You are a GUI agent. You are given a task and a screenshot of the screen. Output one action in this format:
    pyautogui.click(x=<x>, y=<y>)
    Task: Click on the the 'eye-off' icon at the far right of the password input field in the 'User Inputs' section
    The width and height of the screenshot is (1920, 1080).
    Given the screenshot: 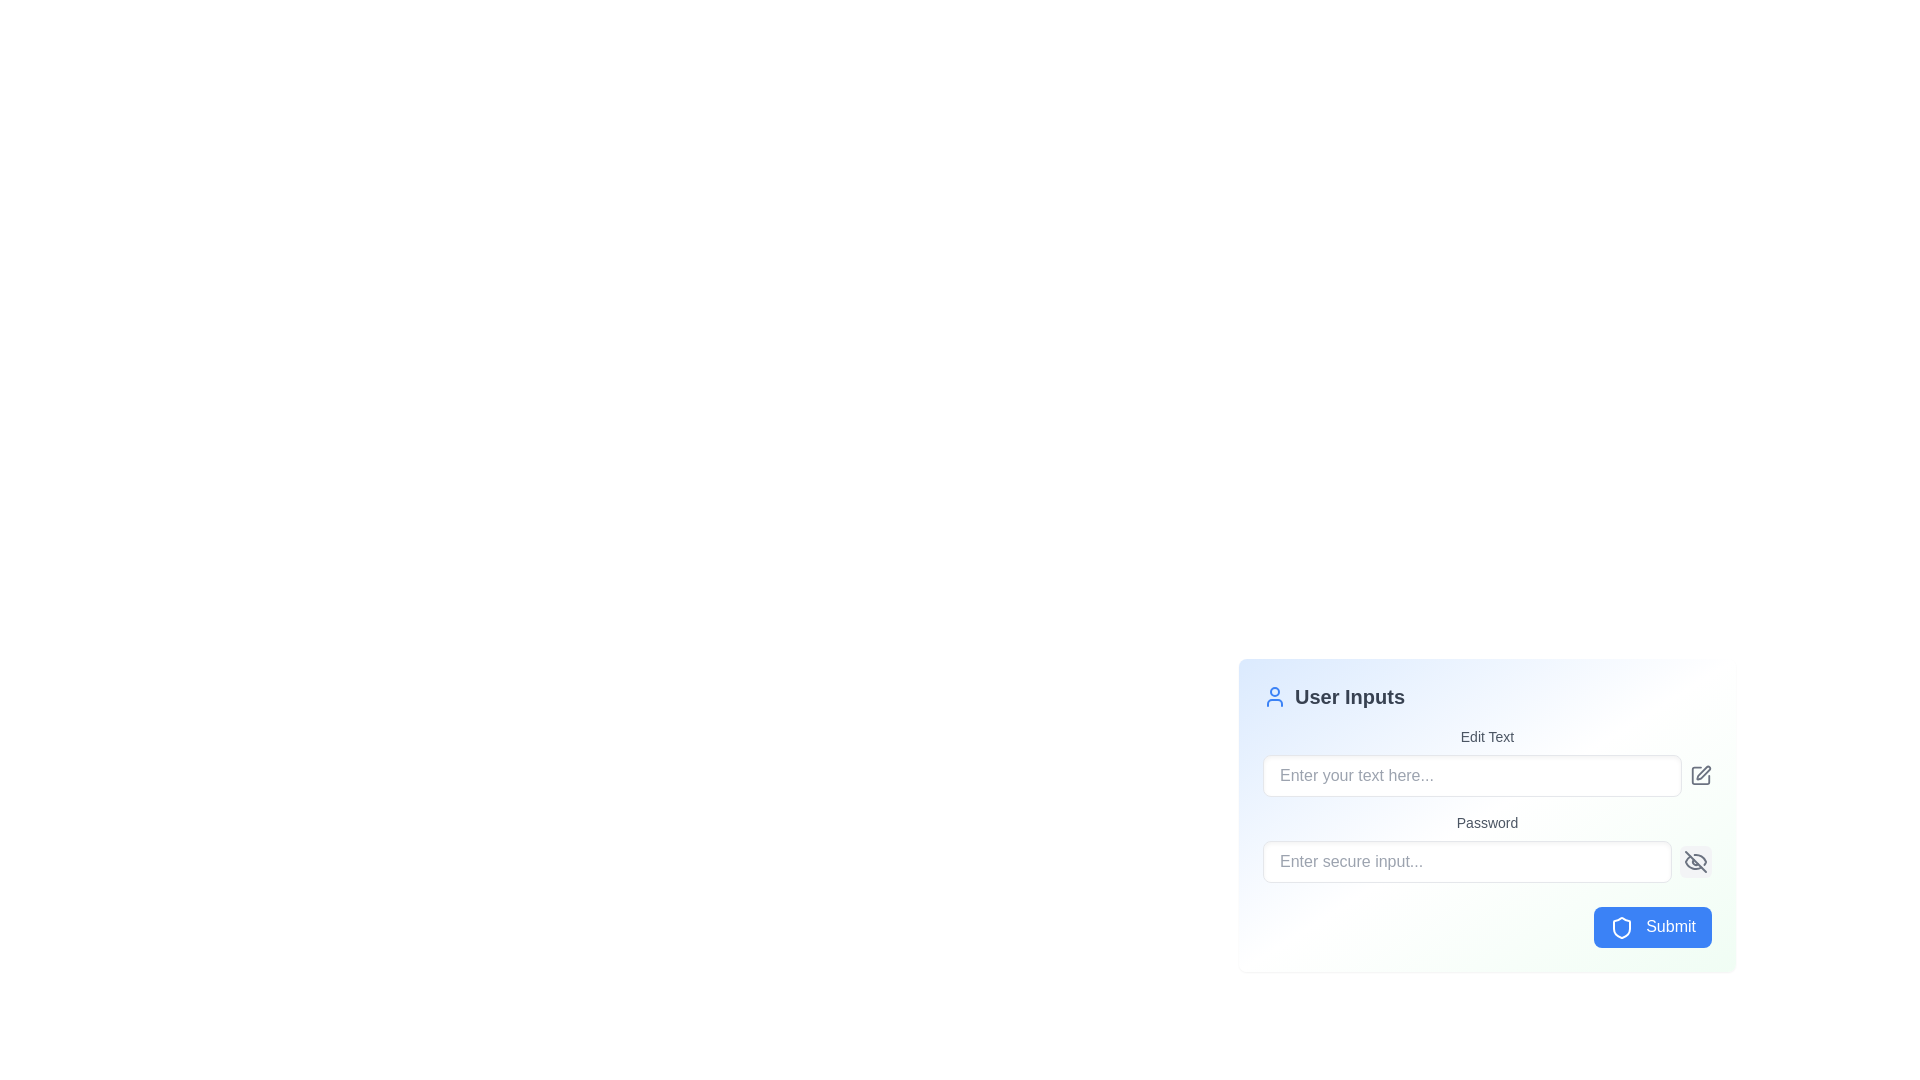 What is the action you would take?
    pyautogui.click(x=1694, y=860)
    